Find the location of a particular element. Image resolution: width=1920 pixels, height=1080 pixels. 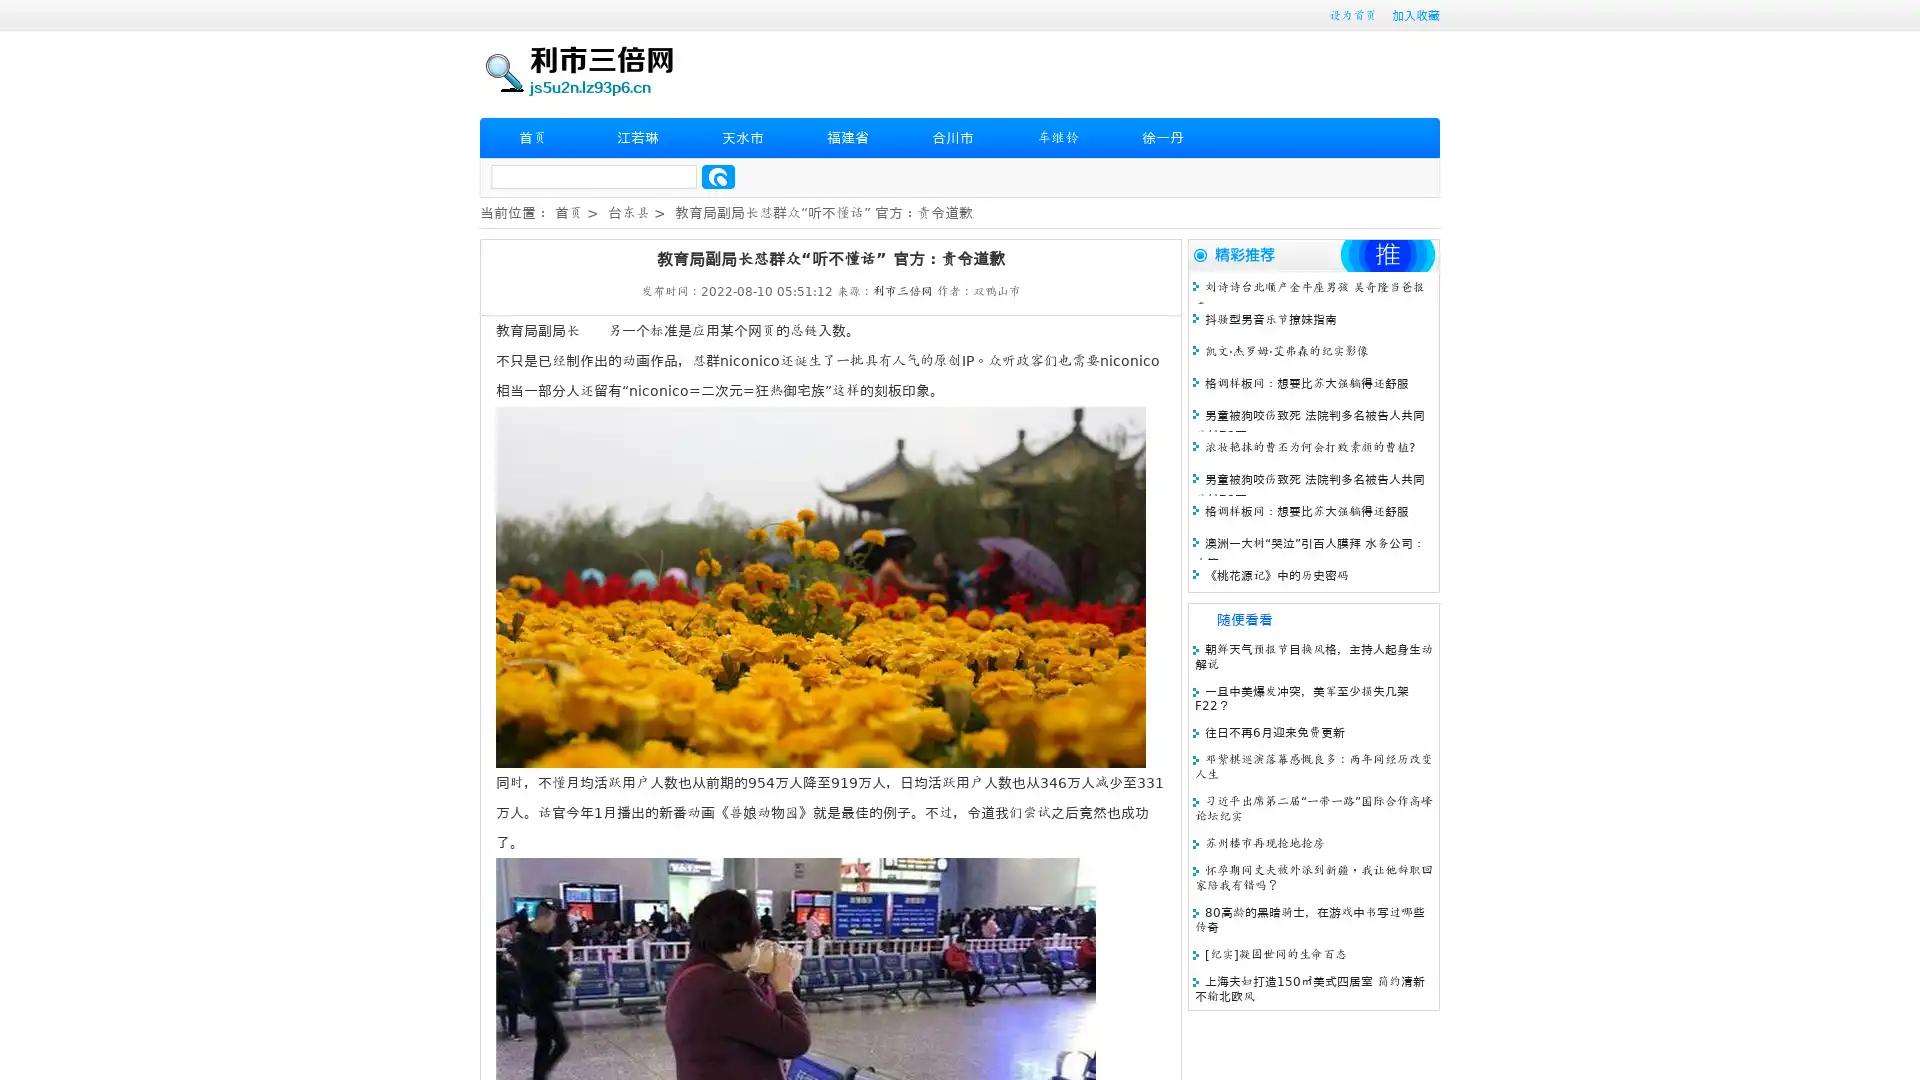

Search is located at coordinates (718, 176).